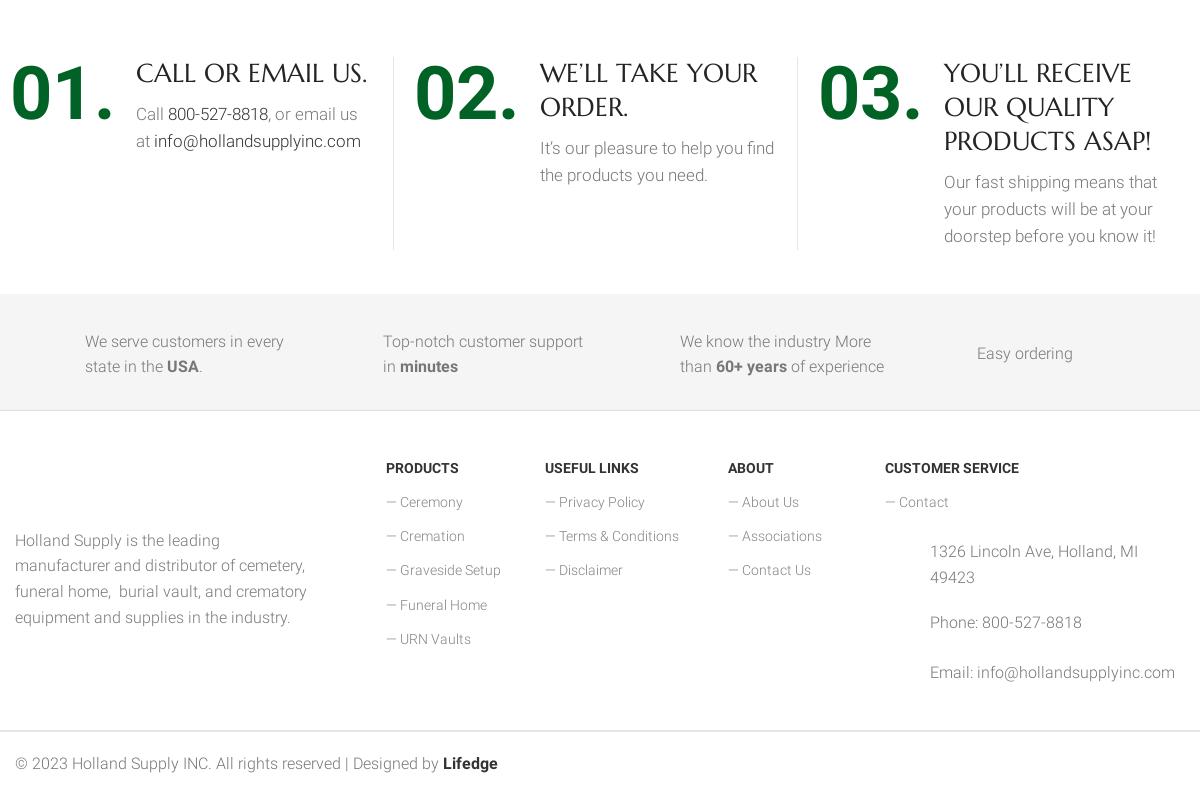 The height and width of the screenshot is (793, 1202). What do you see at coordinates (612, 534) in the screenshot?
I see `'— Terms & Conditions'` at bounding box center [612, 534].